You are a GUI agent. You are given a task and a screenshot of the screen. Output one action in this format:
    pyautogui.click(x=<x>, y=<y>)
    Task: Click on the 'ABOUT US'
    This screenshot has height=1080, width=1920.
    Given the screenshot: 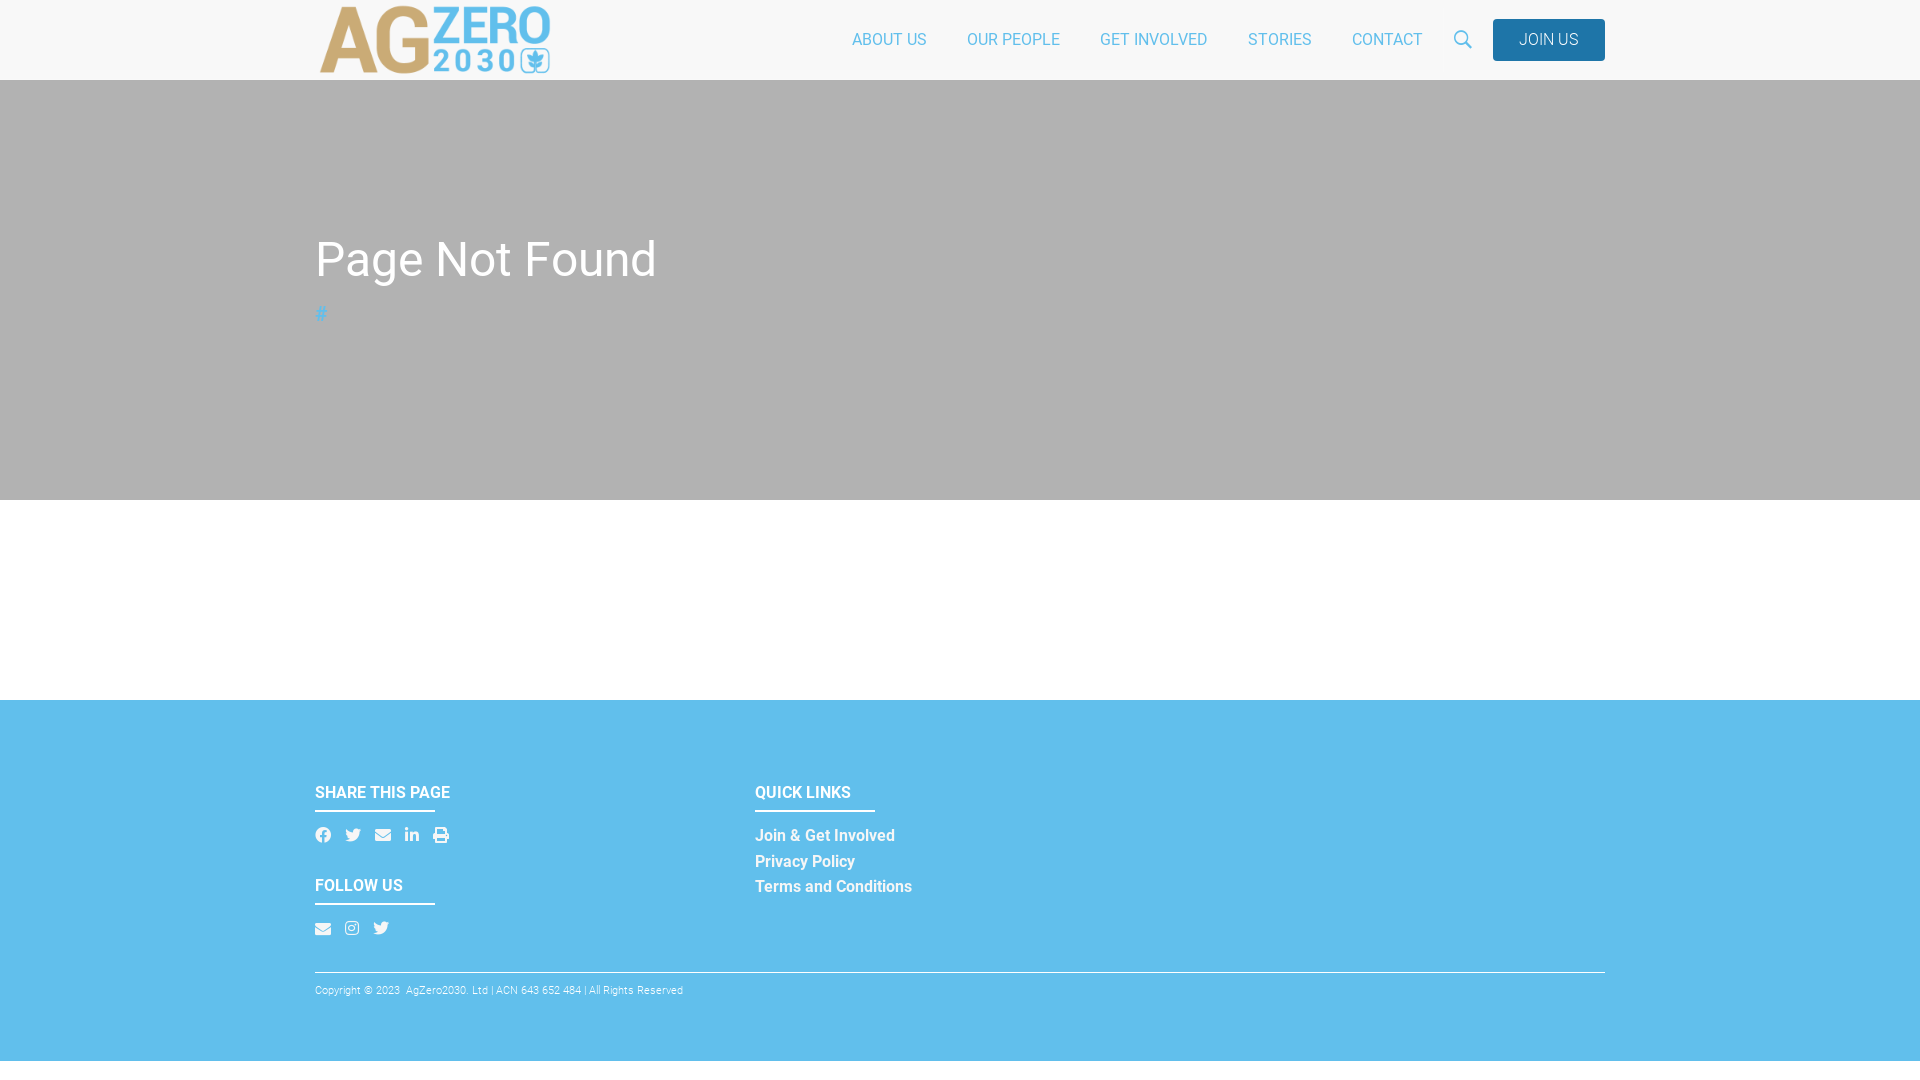 What is the action you would take?
    pyautogui.click(x=831, y=39)
    